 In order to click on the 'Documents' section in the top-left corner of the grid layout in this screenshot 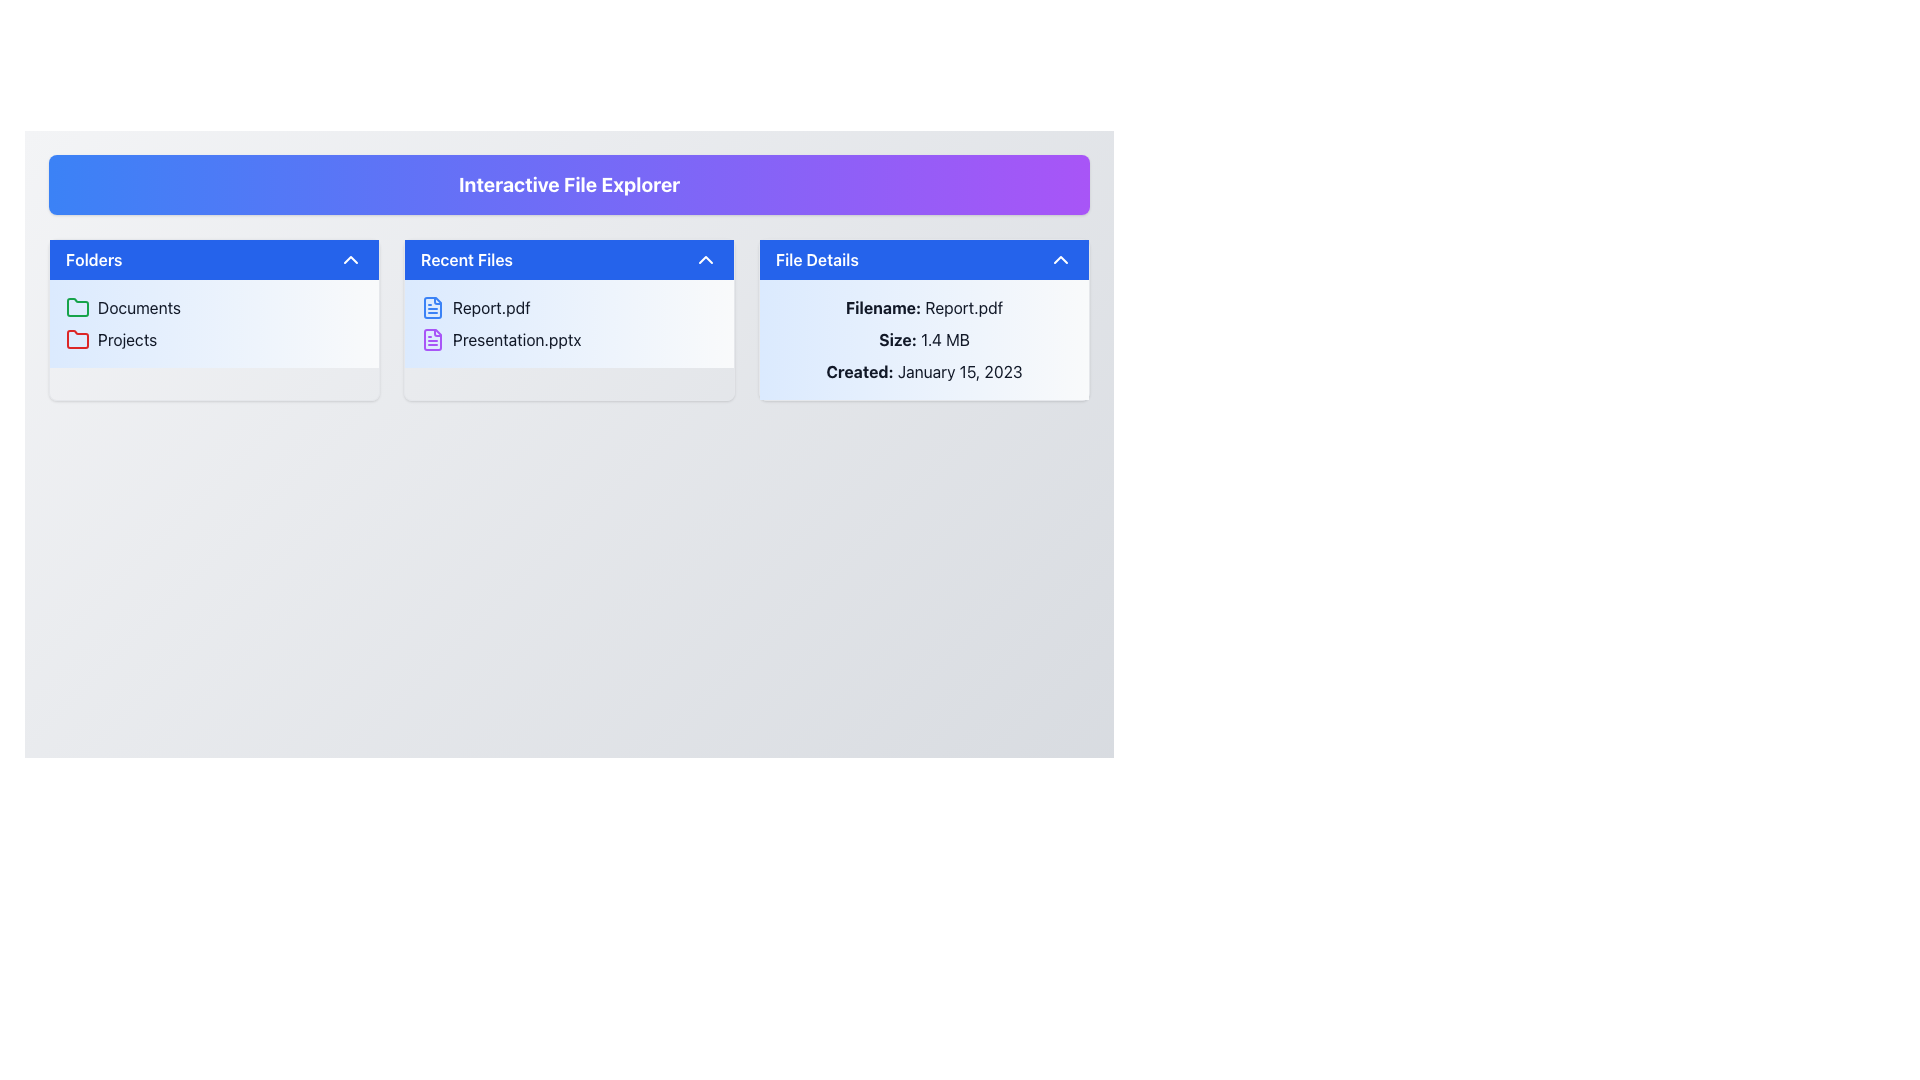, I will do `click(214, 319)`.